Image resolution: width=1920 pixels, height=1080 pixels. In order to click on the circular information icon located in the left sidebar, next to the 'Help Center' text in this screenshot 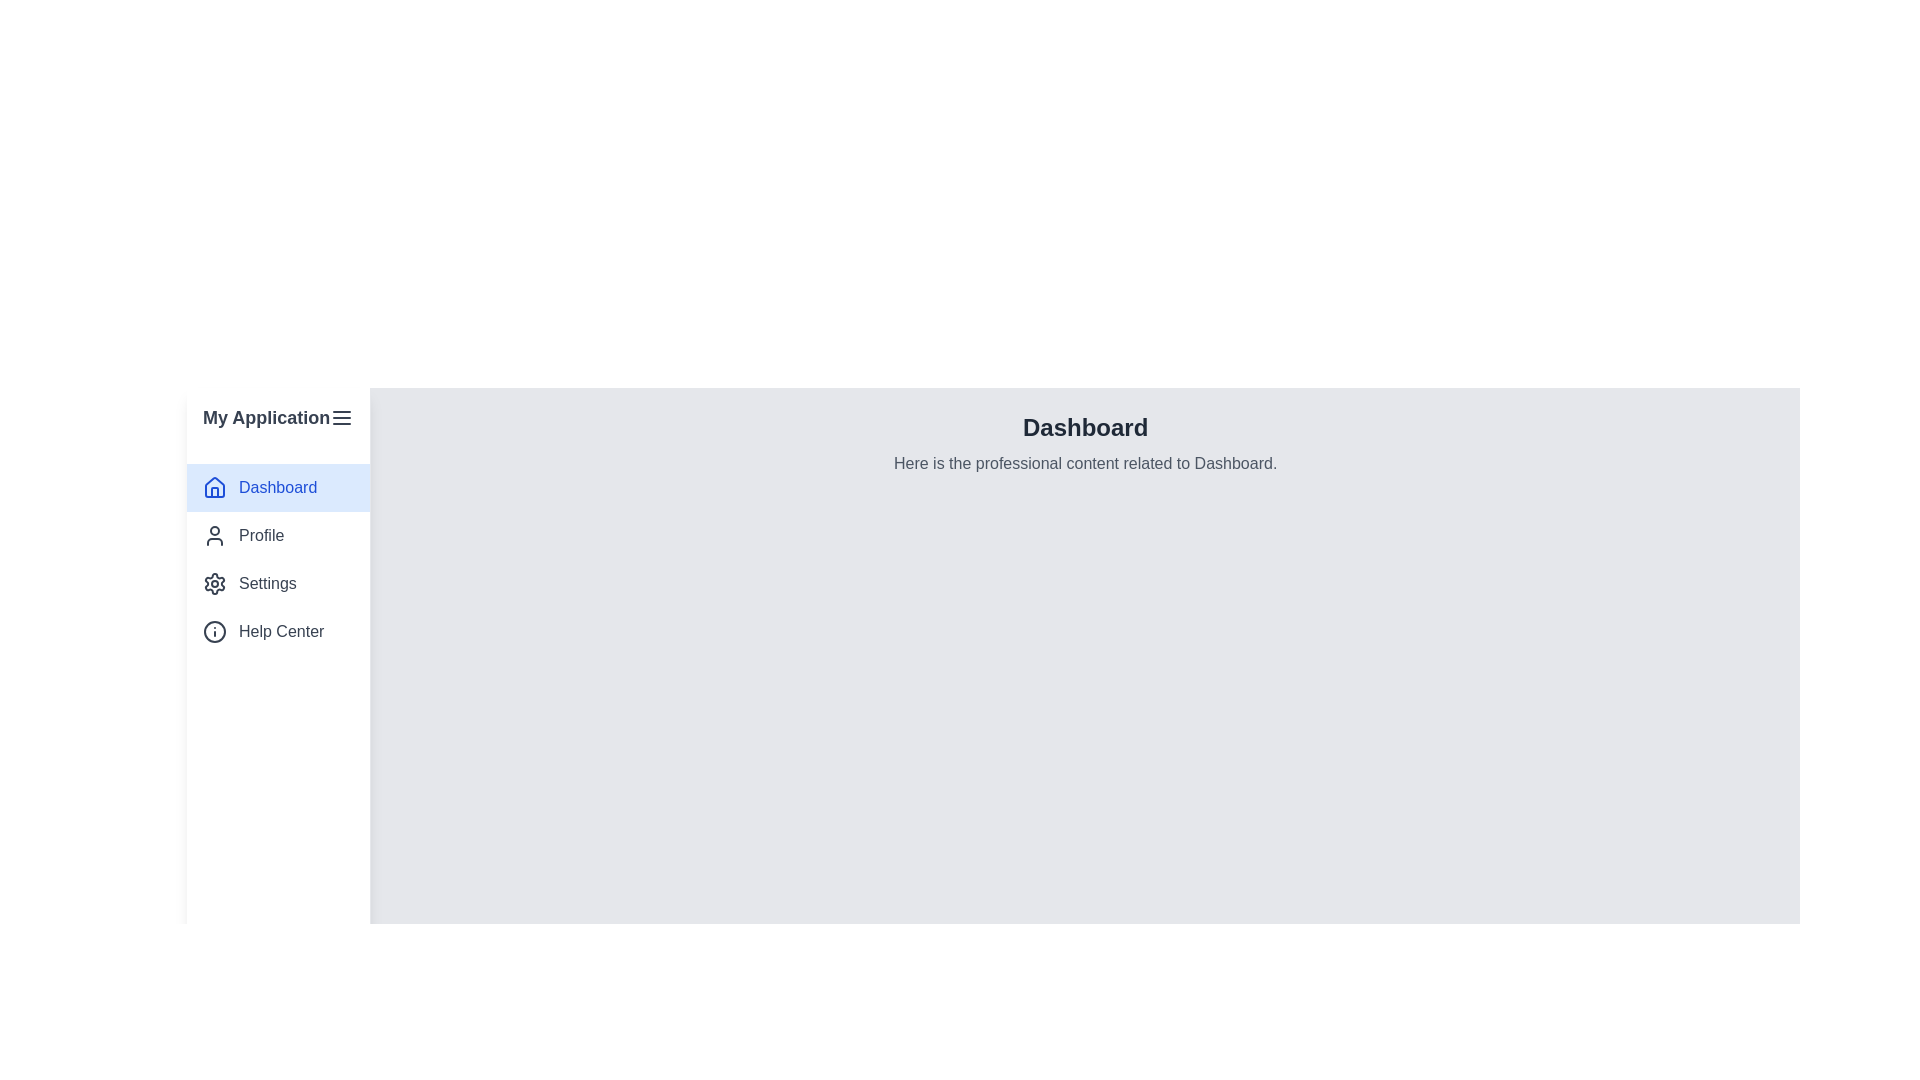, I will do `click(215, 632)`.